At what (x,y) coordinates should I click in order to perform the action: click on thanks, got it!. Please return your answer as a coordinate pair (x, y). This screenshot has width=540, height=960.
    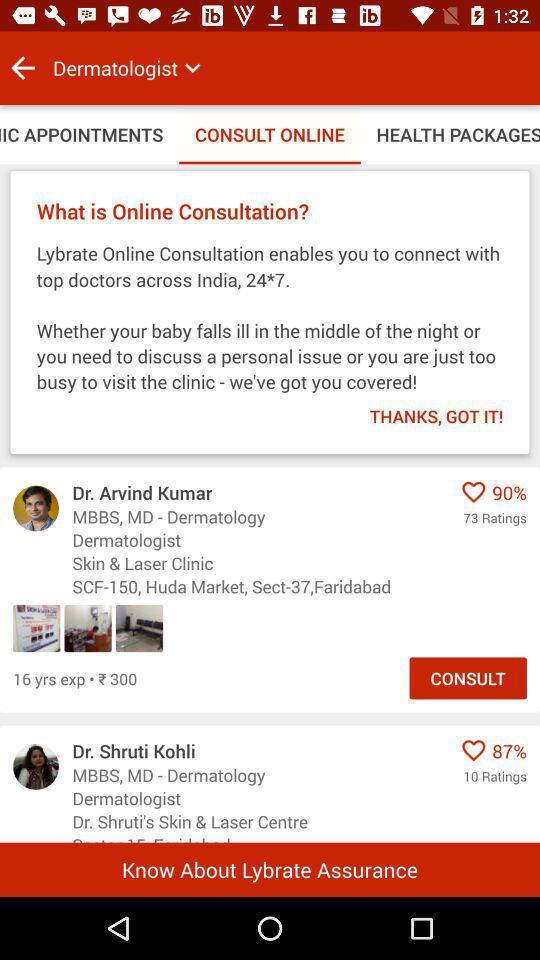
    Looking at the image, I should click on (422, 409).